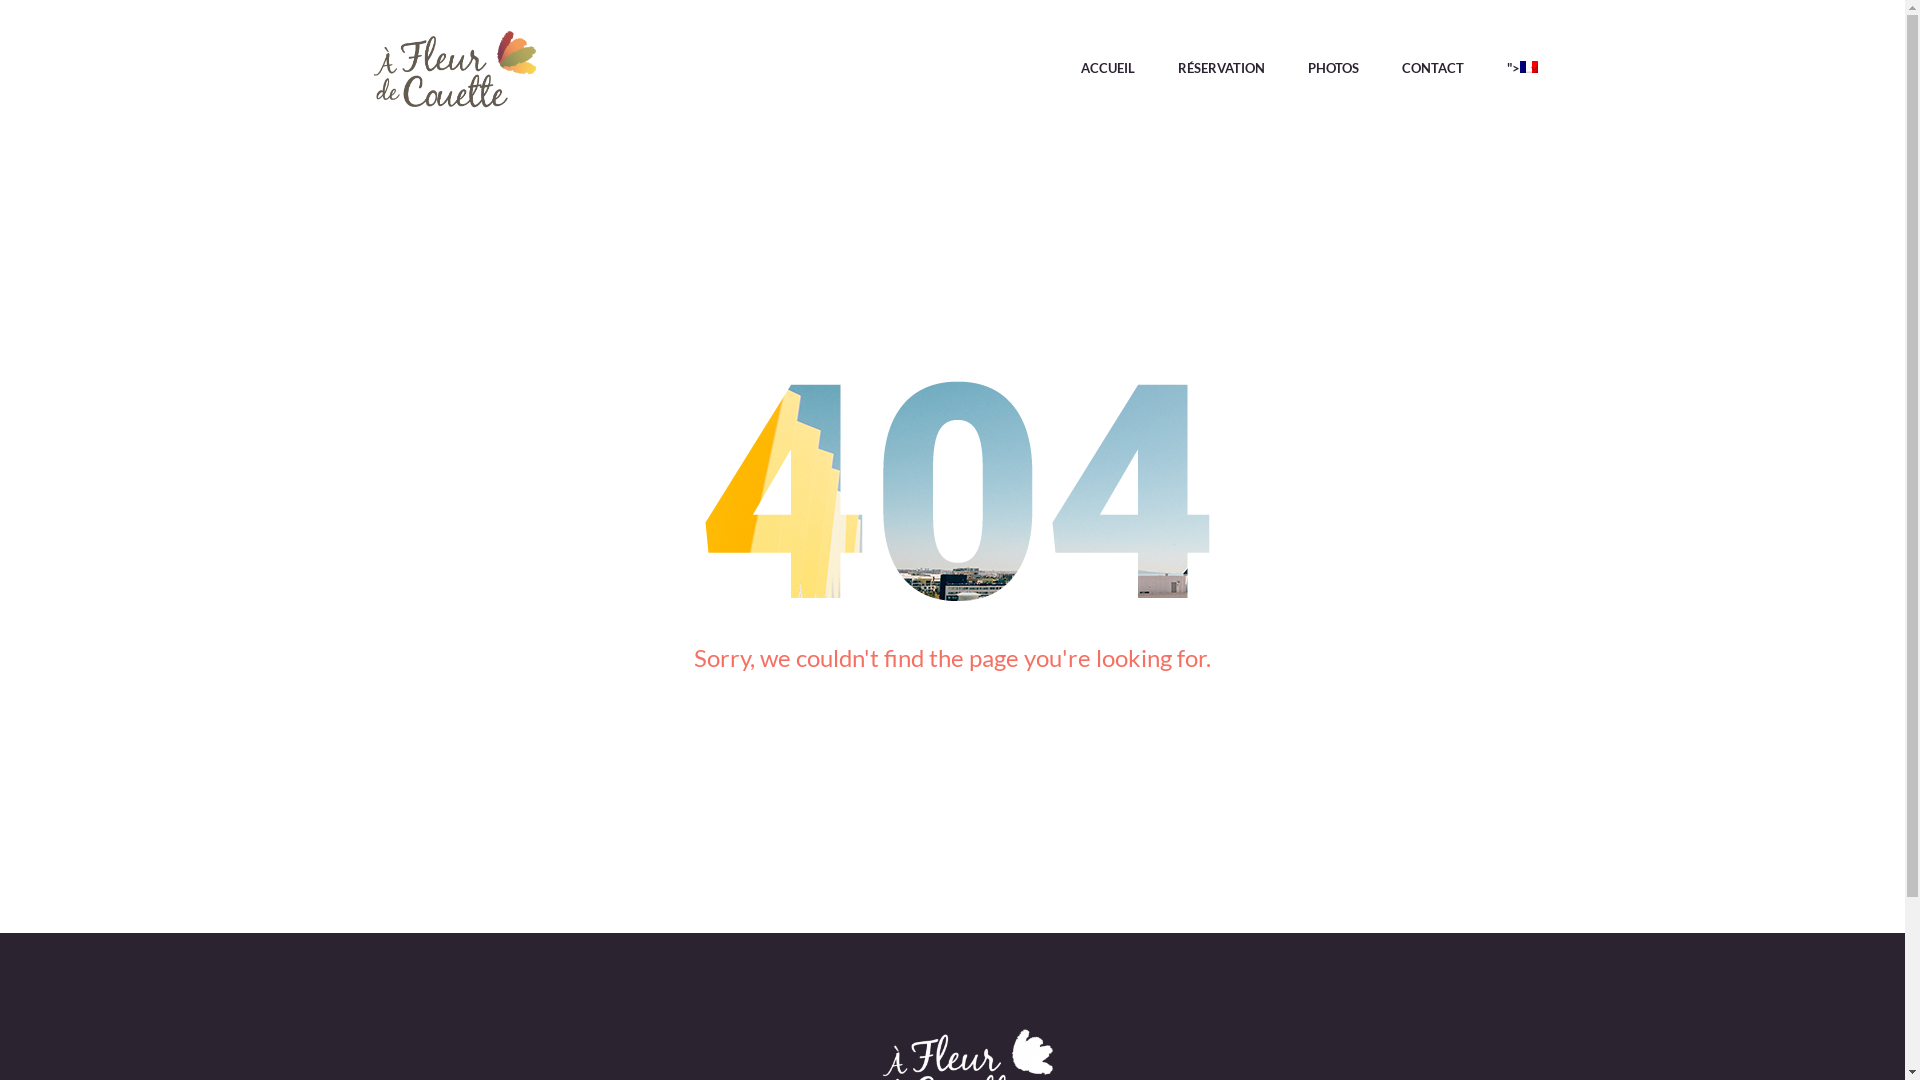 The height and width of the screenshot is (1080, 1920). Describe the element at coordinates (1432, 72) in the screenshot. I see `'CONTACT'` at that location.